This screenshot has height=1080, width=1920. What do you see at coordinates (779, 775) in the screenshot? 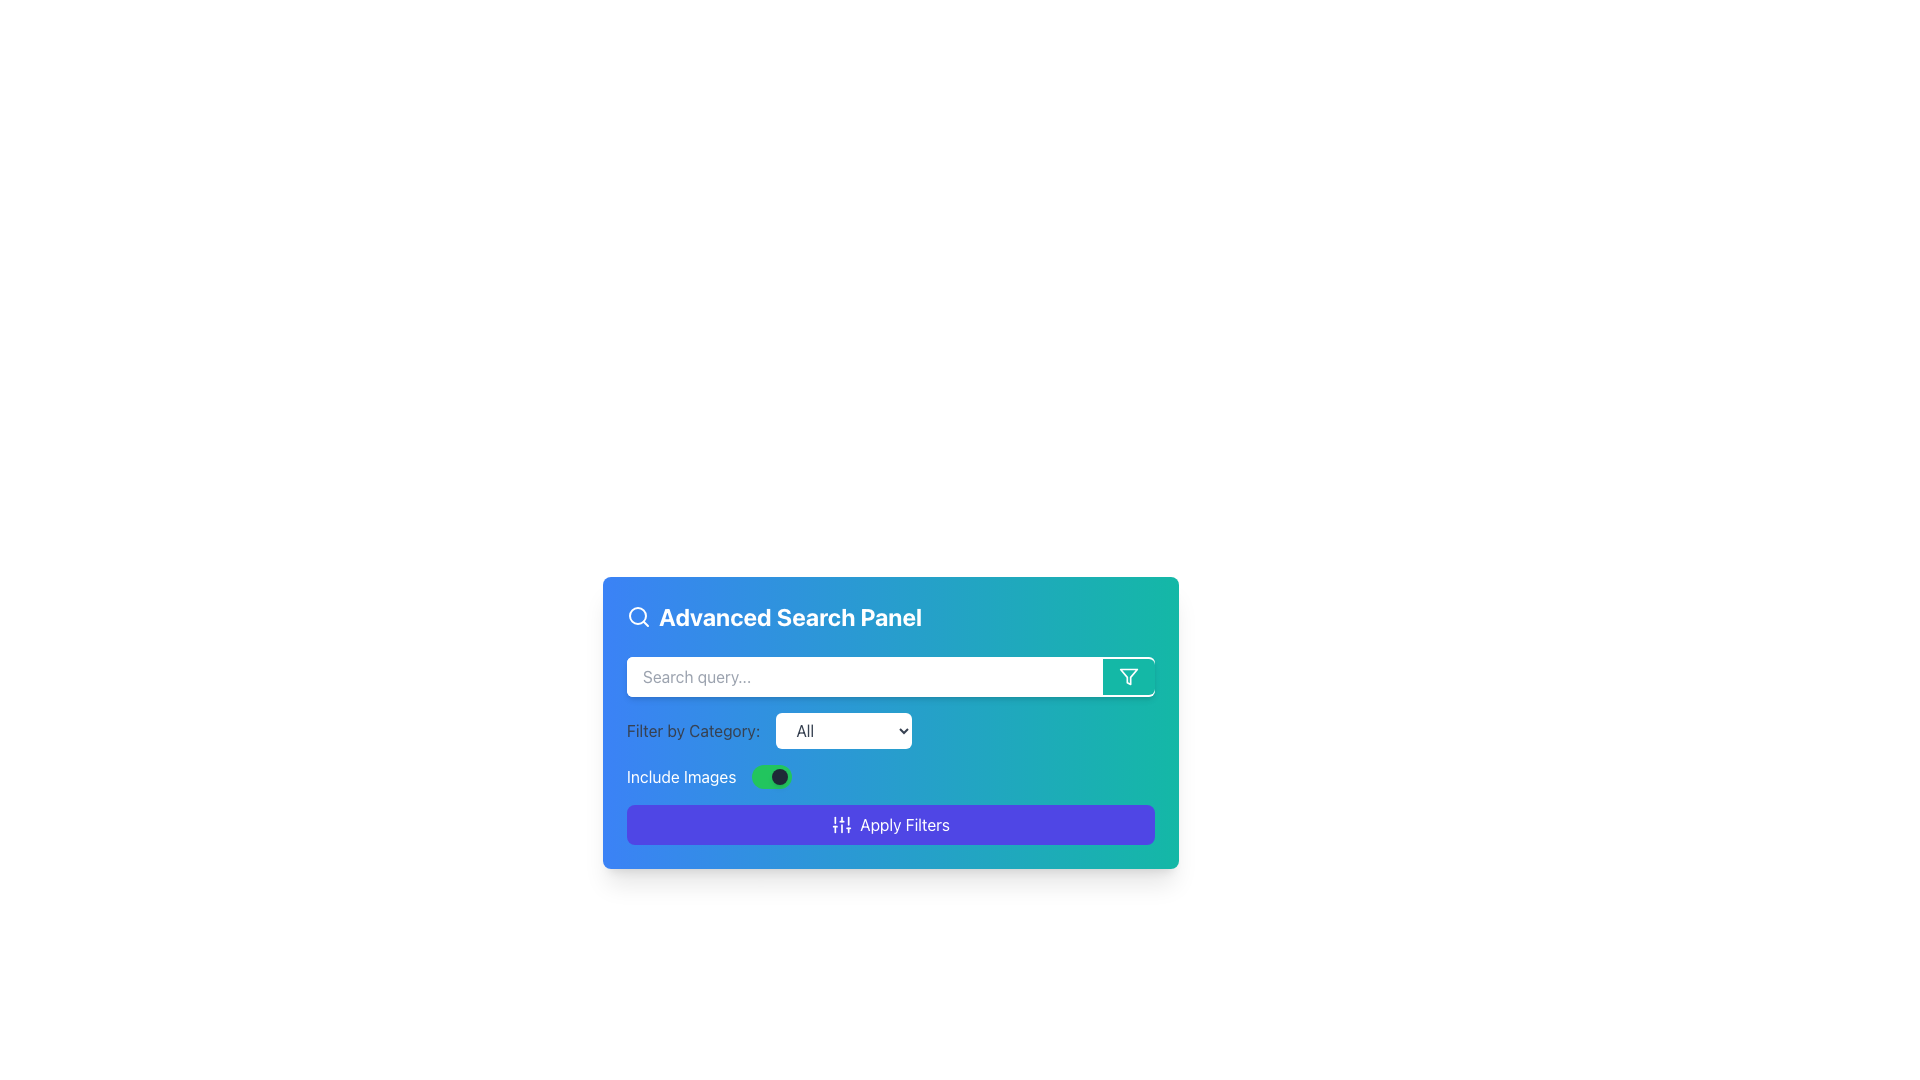
I see `the Toggle Marker, which is a small circular toggle with a dark grayish background and a white outline, located at the right edge of the toggle switch under 'Include Images' in the Advanced Search Panel` at bounding box center [779, 775].